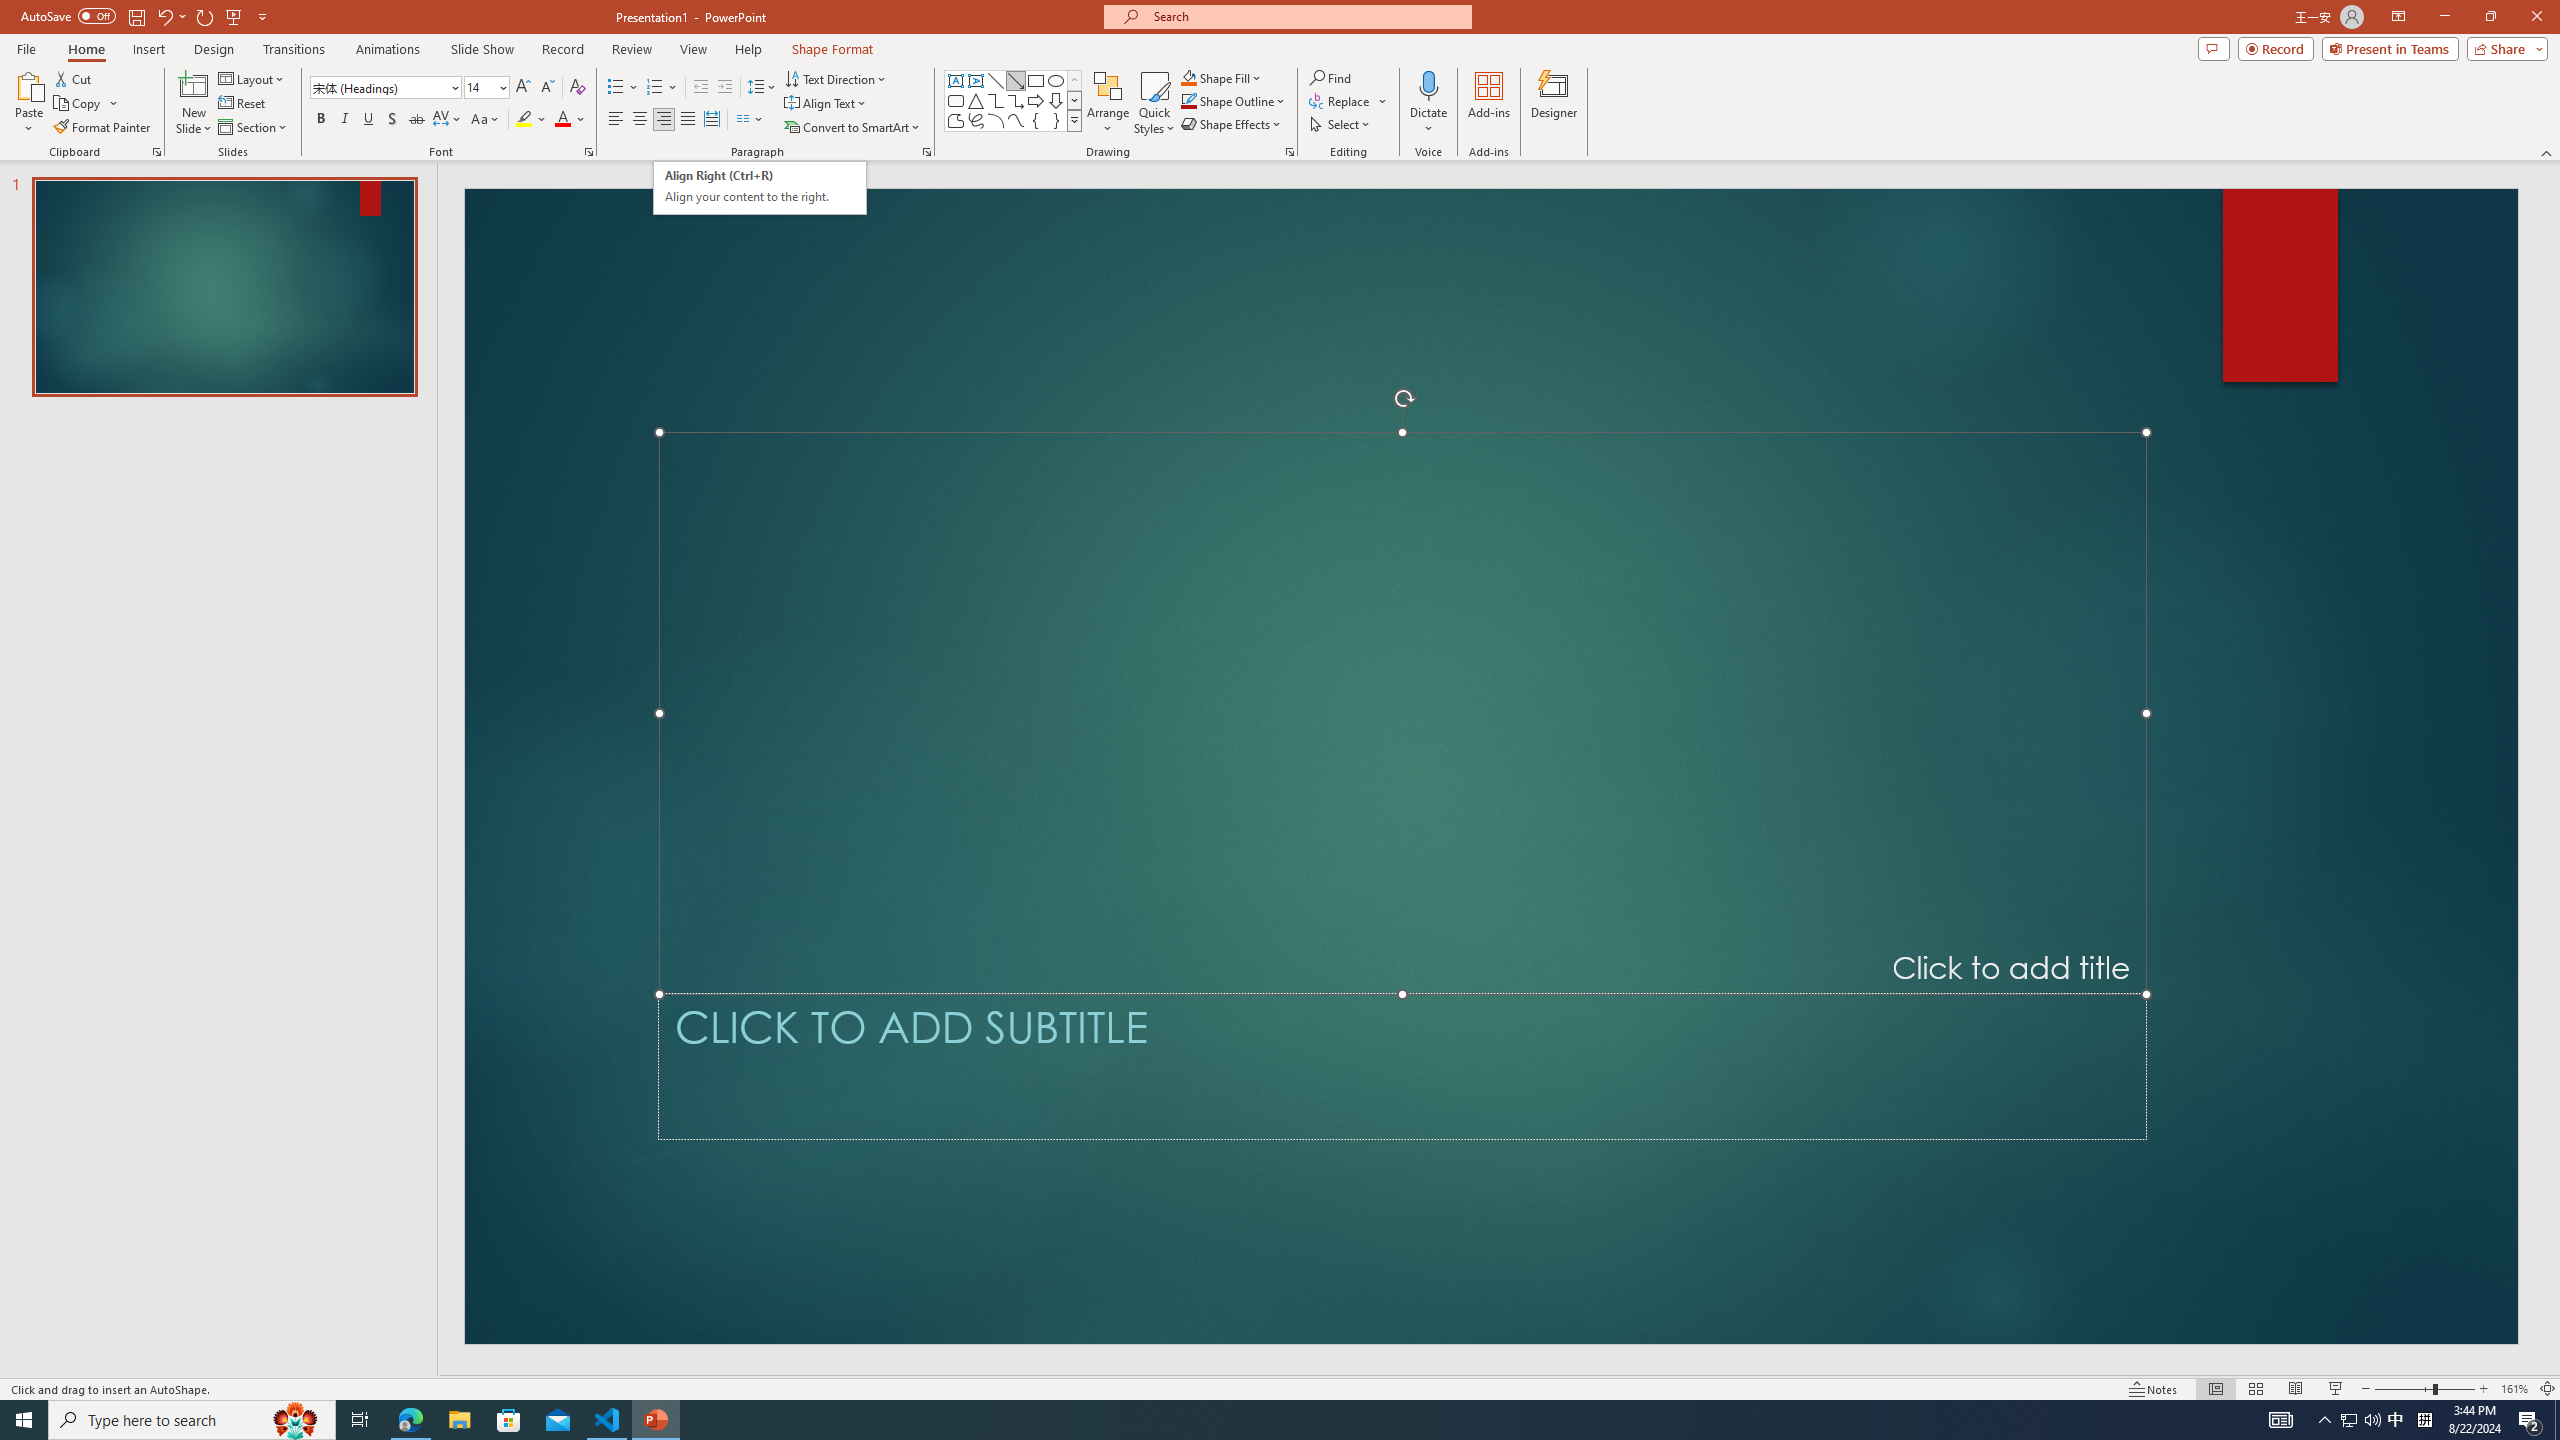 This screenshot has height=1440, width=2560. I want to click on 'Zoom 161%', so click(2515, 1389).